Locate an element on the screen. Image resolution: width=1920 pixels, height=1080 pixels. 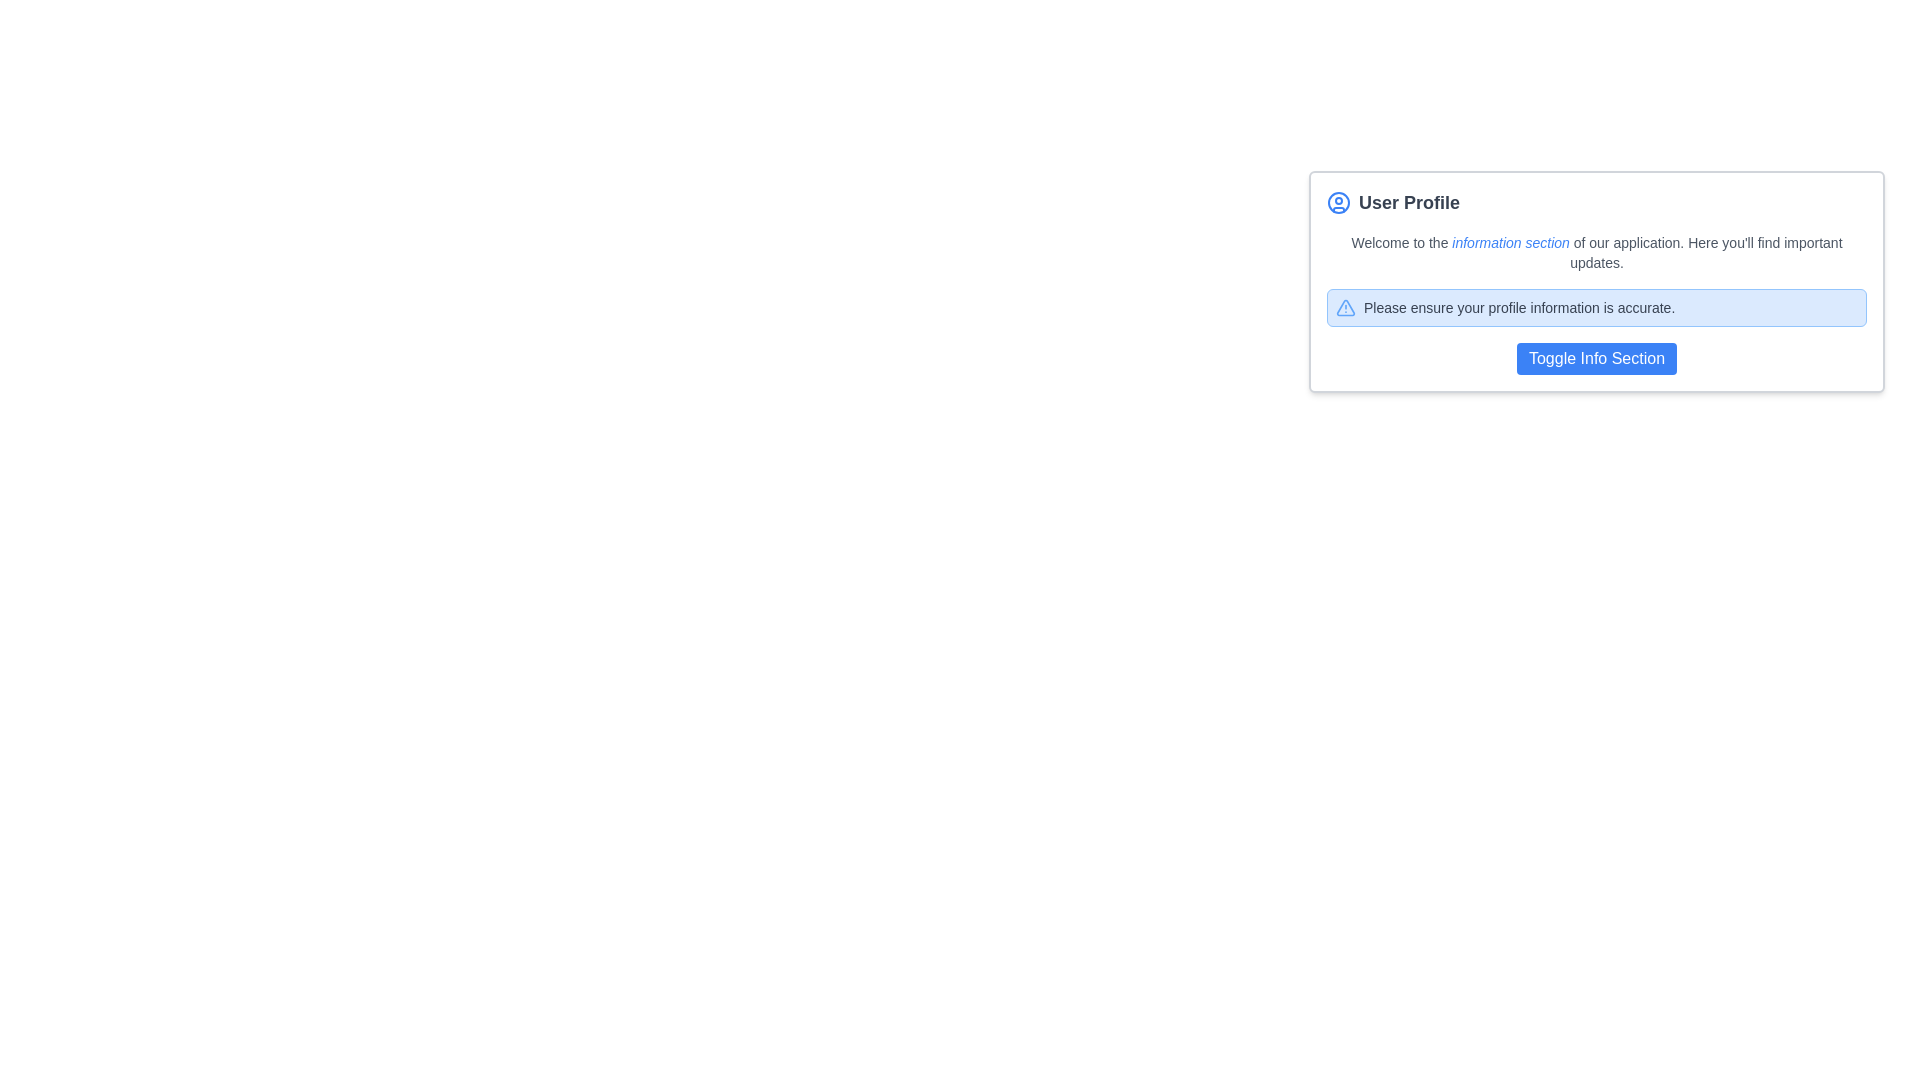
the descriptive text element located in the third row of the card, positioned between 'Welcome to the' and 'of our application' is located at coordinates (1511, 242).